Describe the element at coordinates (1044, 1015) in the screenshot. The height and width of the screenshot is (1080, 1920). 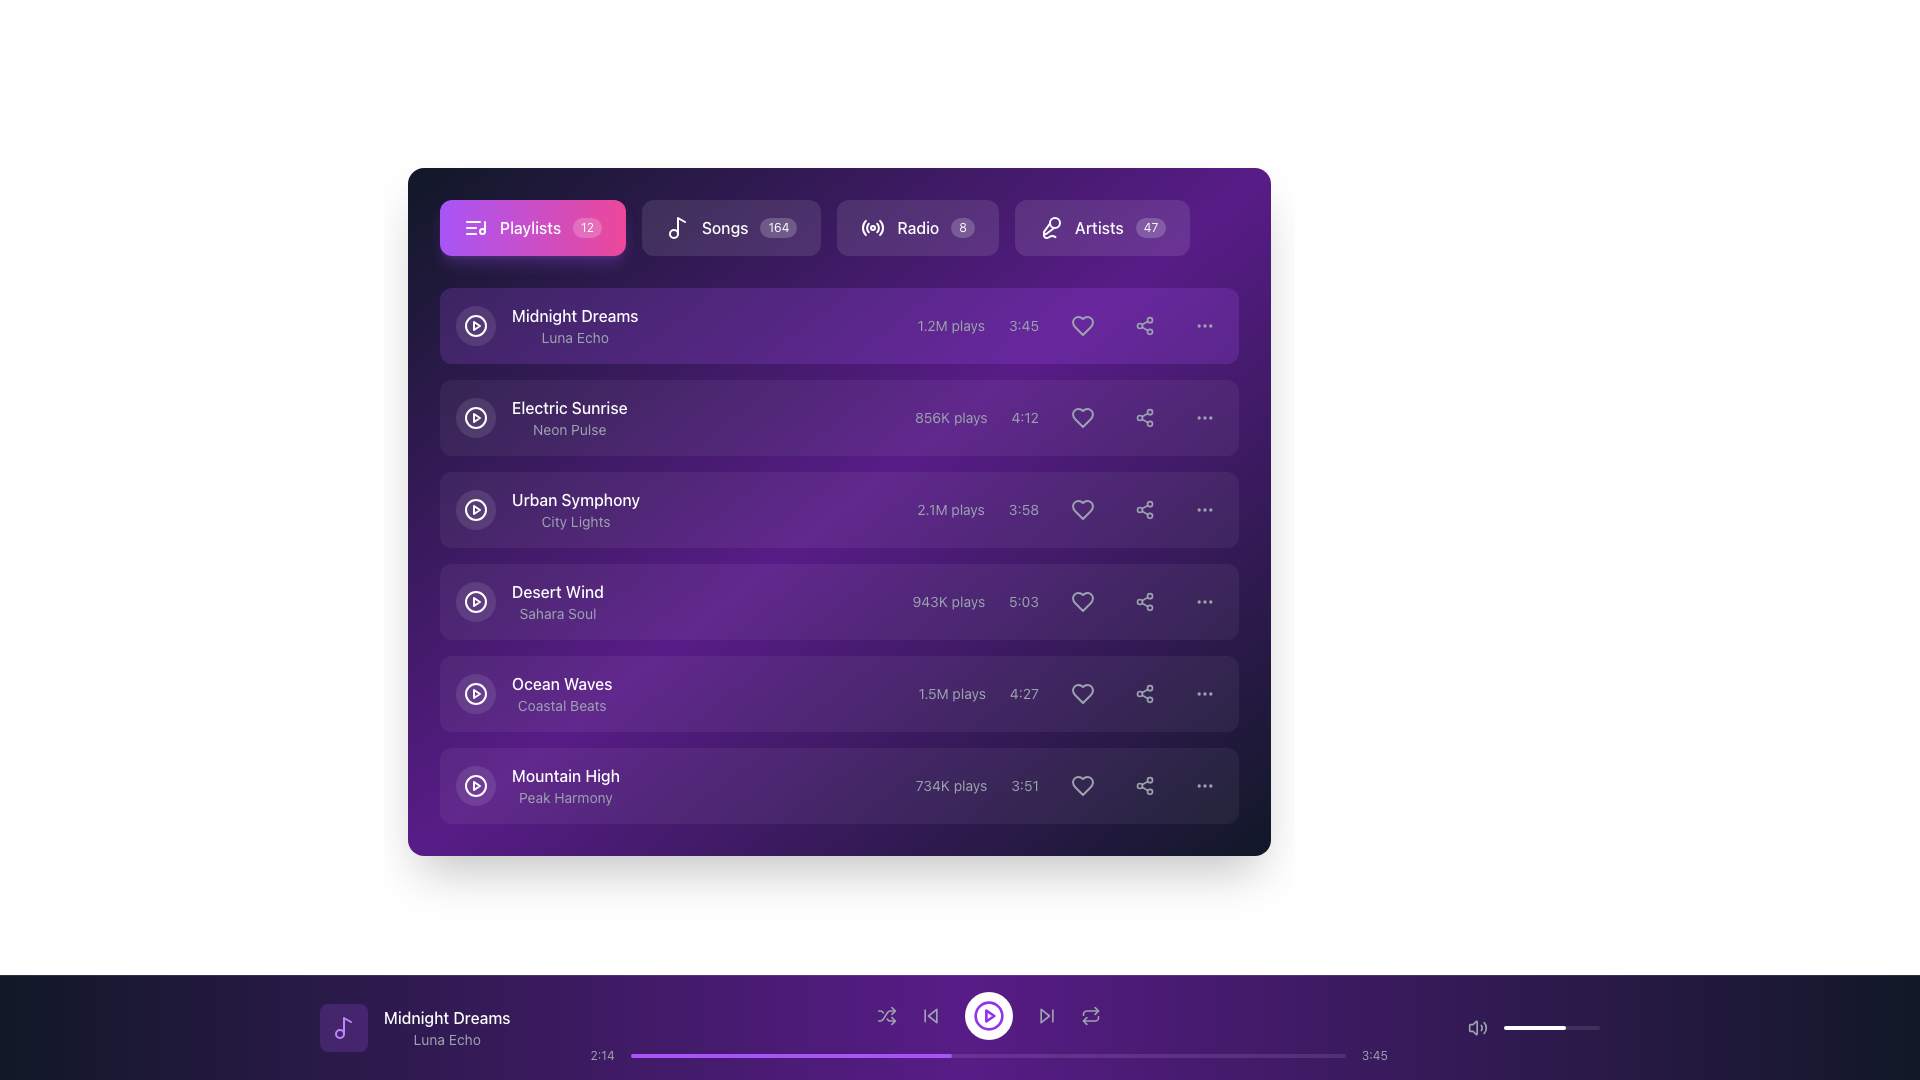
I see `the media control icon located in the bottom navigation bar, which allows users to skip to the next track` at that location.